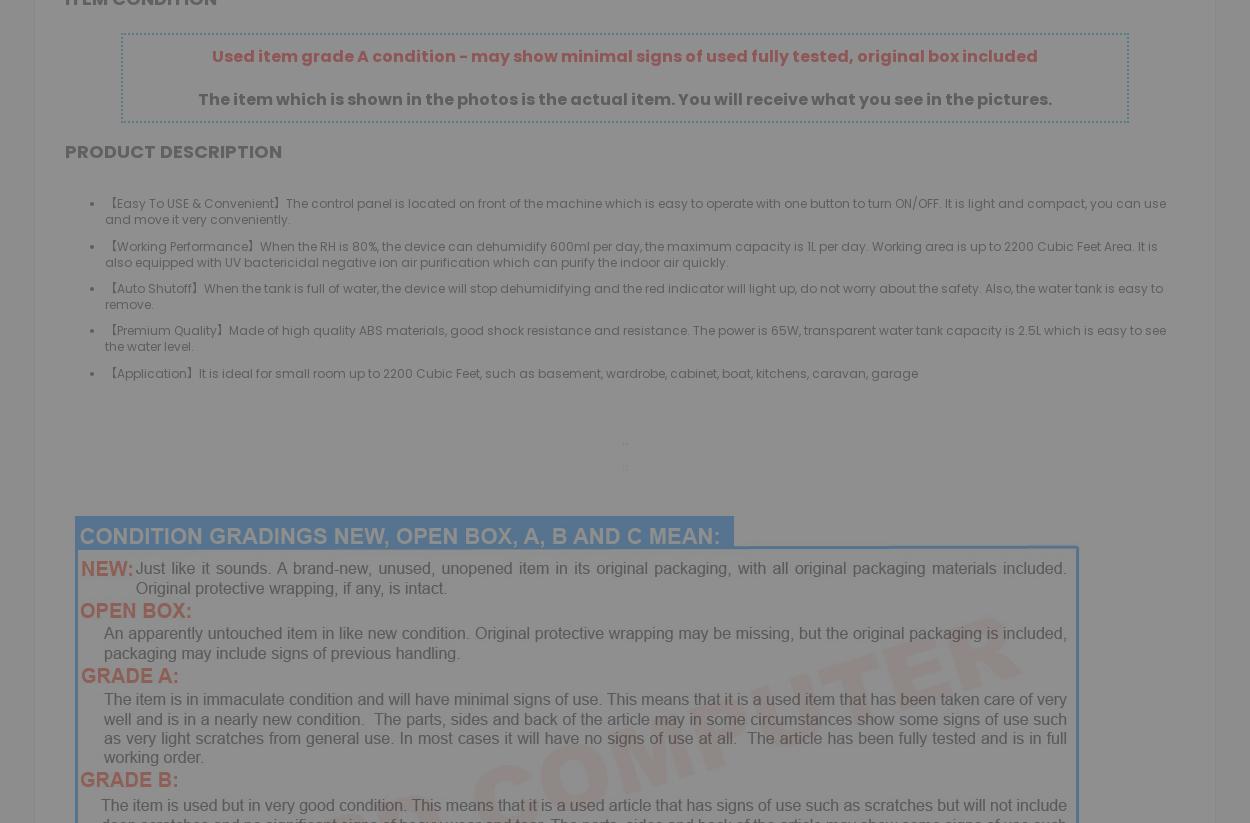 The width and height of the screenshot is (1250, 823). What do you see at coordinates (427, 295) in the screenshot?
I see `'Services'` at bounding box center [427, 295].